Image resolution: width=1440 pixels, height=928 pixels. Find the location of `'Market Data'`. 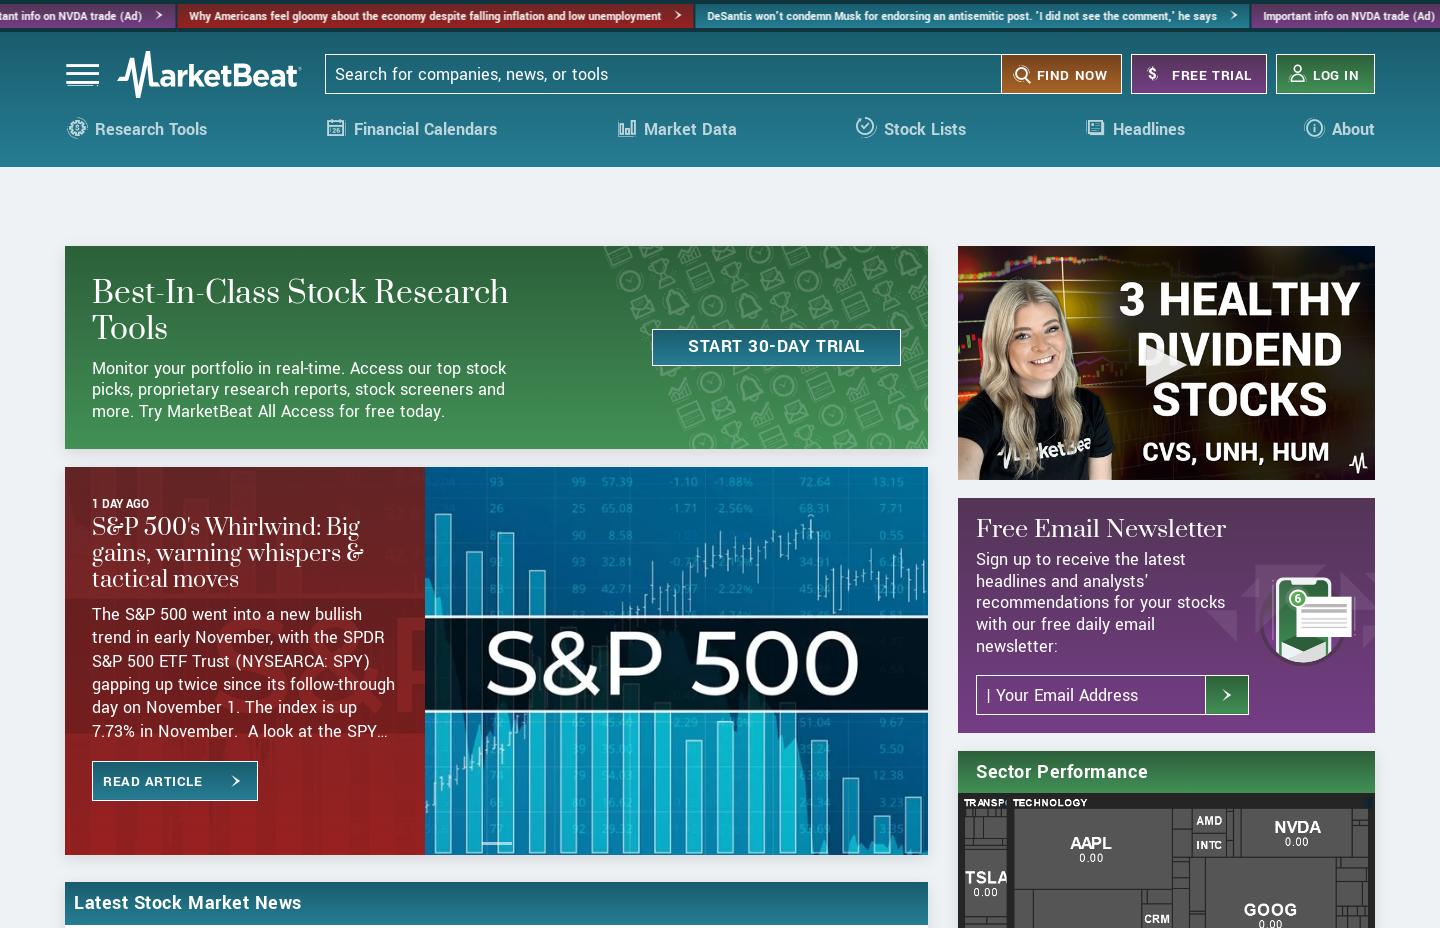

'Market Data' is located at coordinates (641, 145).